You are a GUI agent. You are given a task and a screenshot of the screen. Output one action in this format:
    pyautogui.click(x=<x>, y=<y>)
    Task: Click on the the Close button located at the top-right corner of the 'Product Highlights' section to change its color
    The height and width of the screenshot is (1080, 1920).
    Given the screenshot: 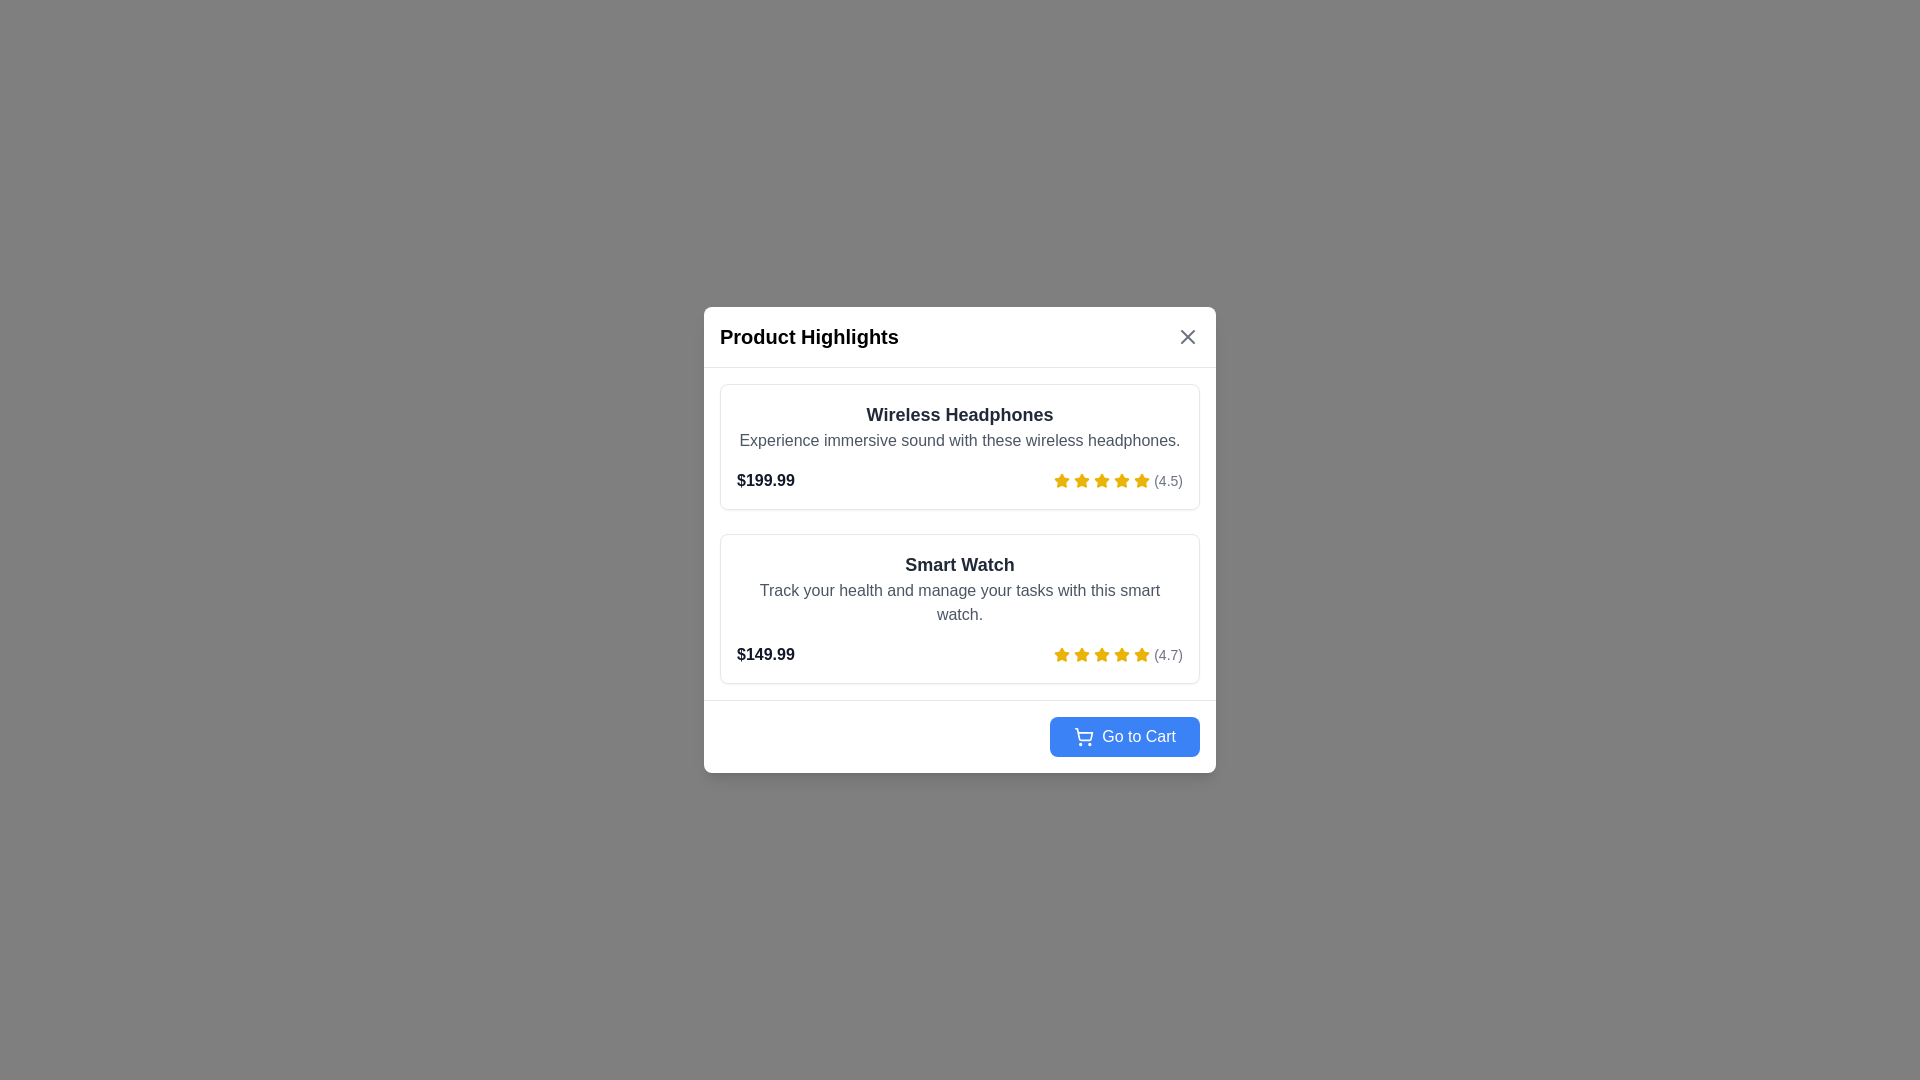 What is the action you would take?
    pyautogui.click(x=1188, y=335)
    